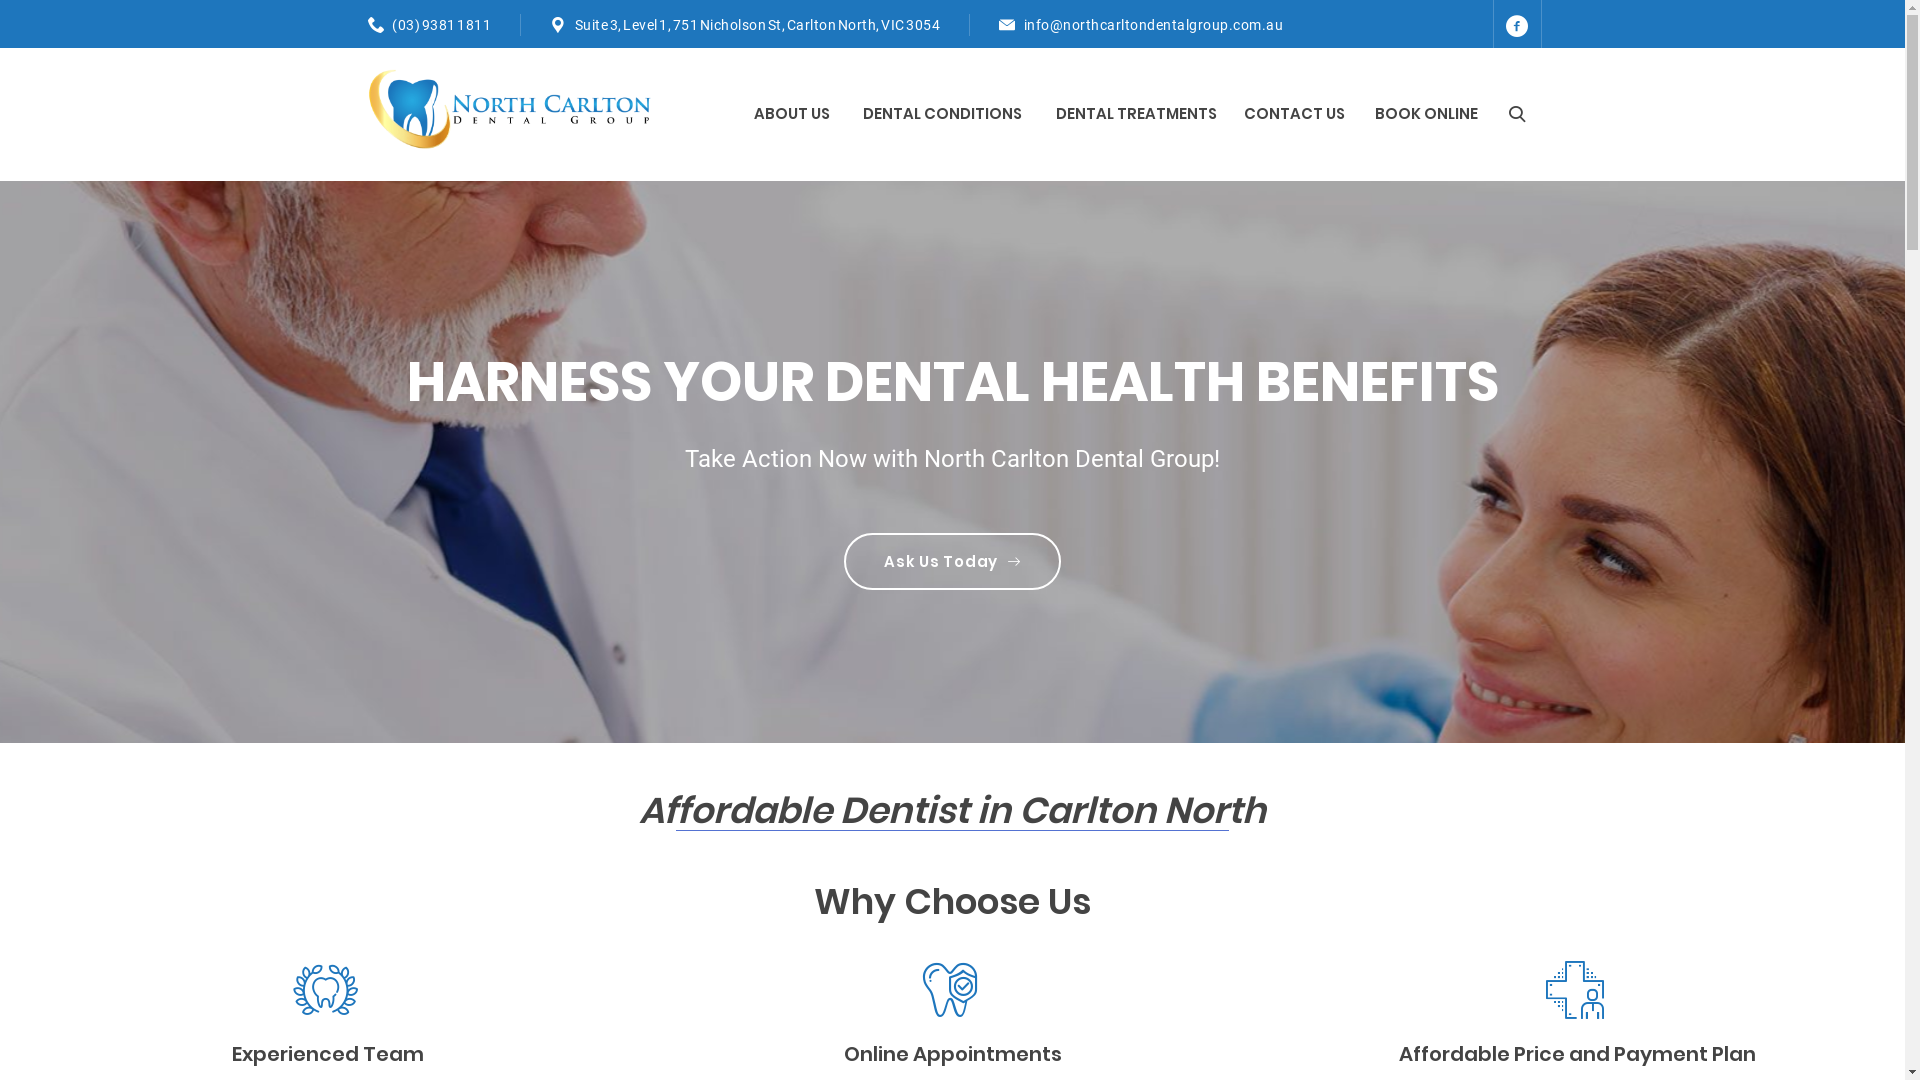 The width and height of the screenshot is (1920, 1080). Describe the element at coordinates (1138, 114) in the screenshot. I see `'DENTAL TREATMENTS'` at that location.